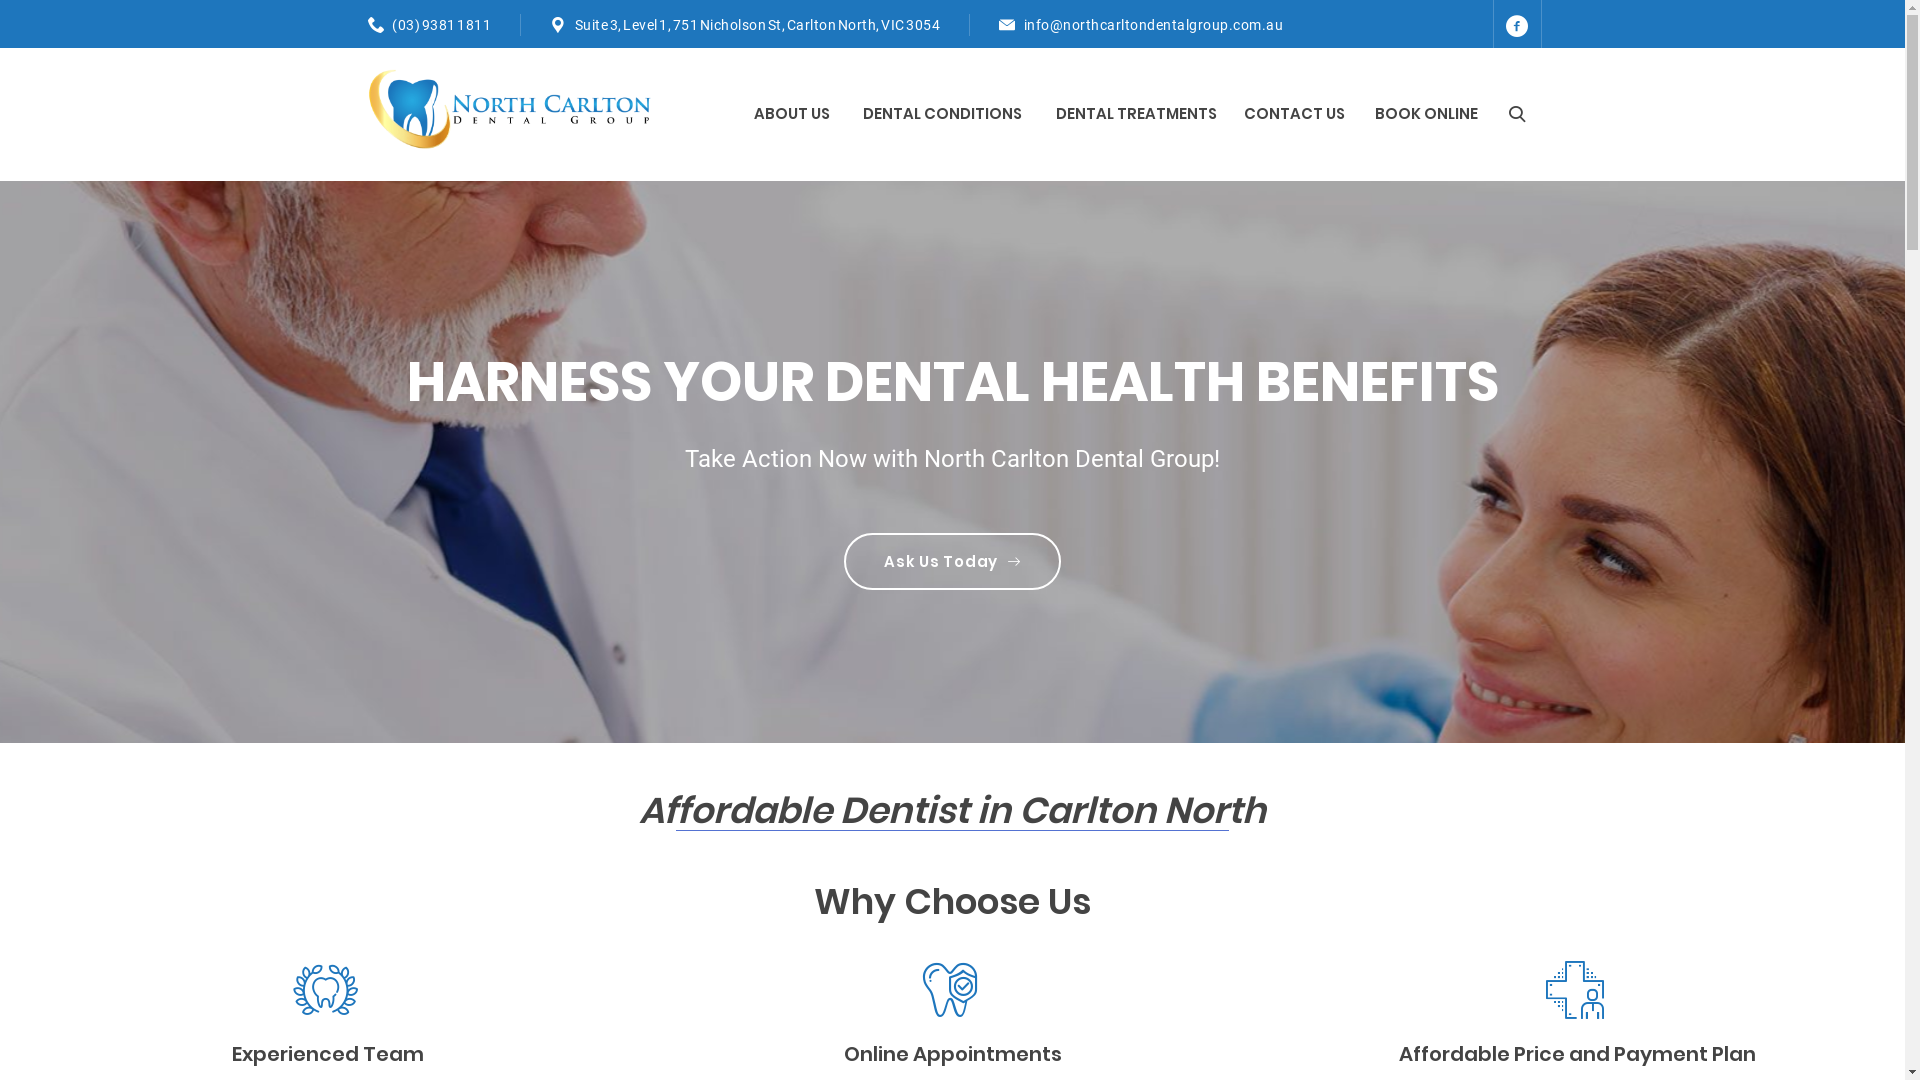 The width and height of the screenshot is (1920, 1080). Describe the element at coordinates (1138, 114) in the screenshot. I see `'DENTAL TREATMENTS'` at that location.